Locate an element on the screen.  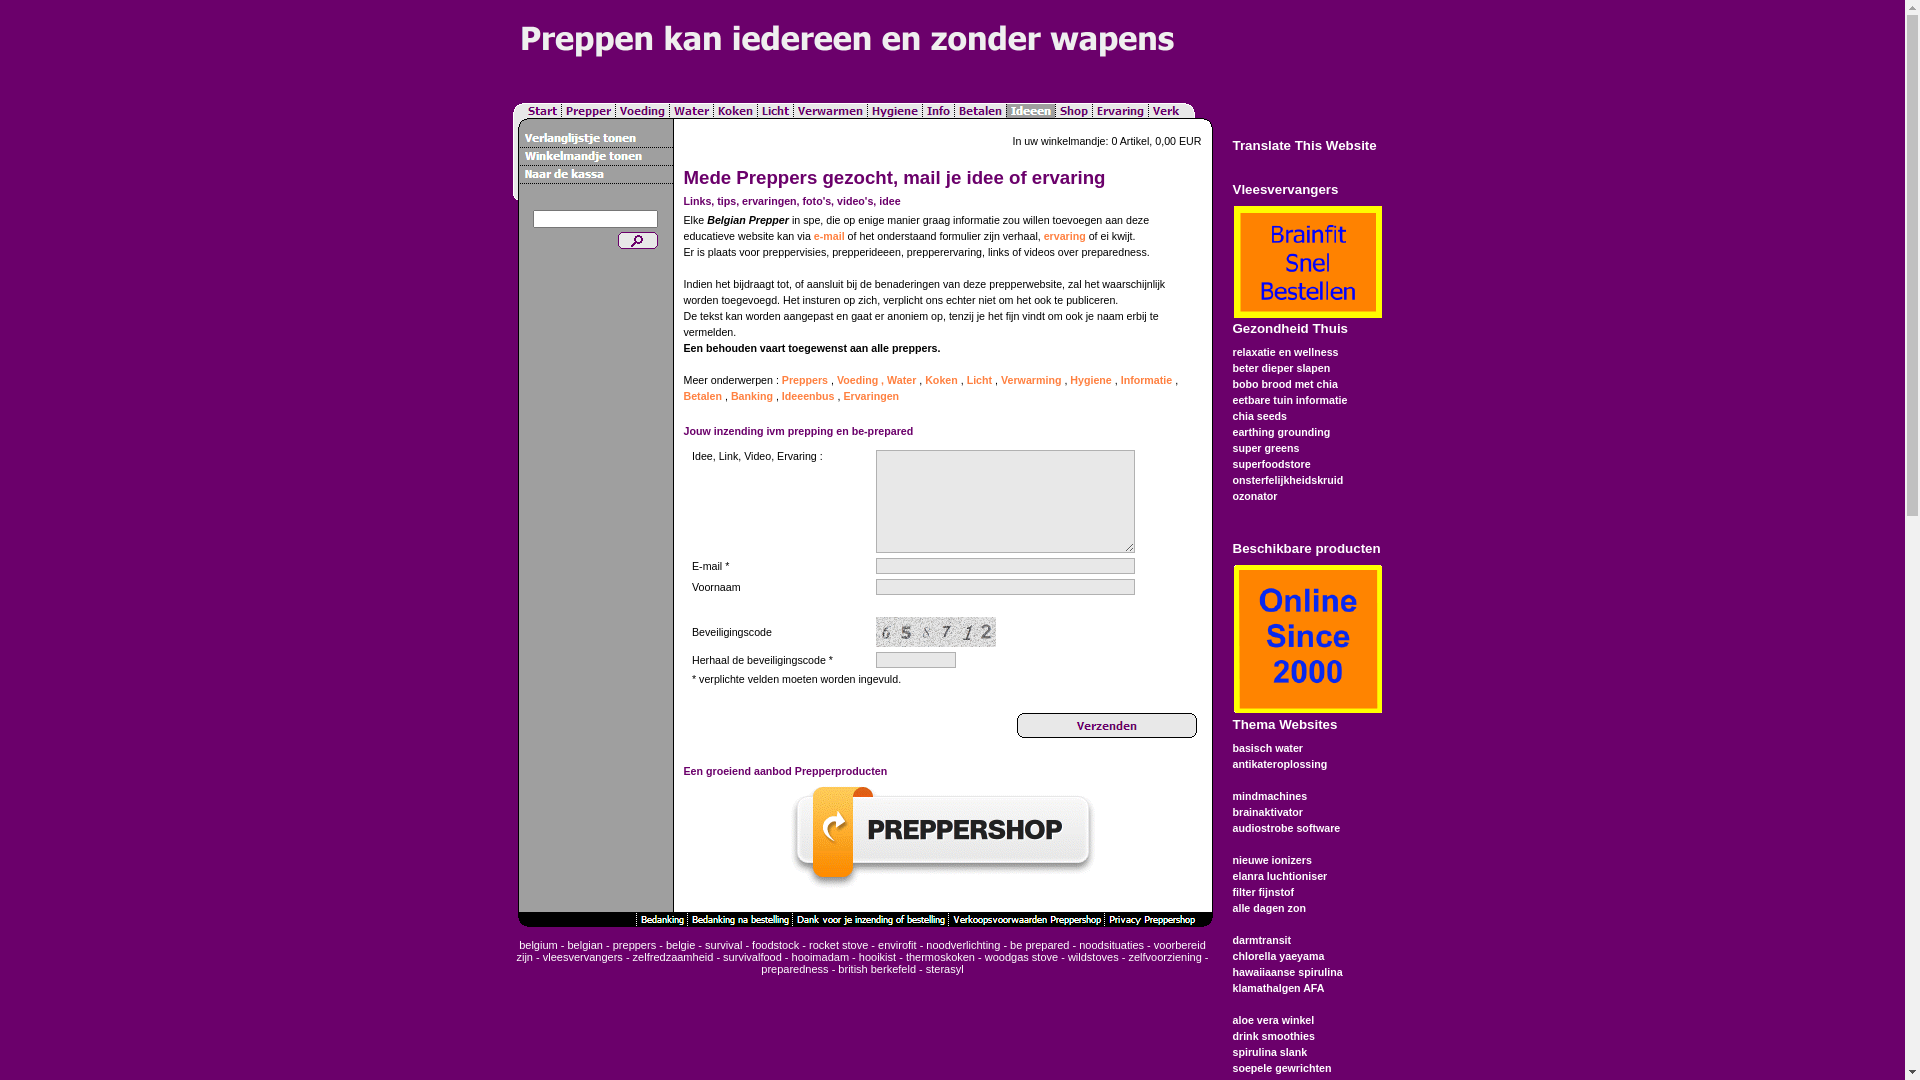
'brainaktivator' is located at coordinates (1231, 812).